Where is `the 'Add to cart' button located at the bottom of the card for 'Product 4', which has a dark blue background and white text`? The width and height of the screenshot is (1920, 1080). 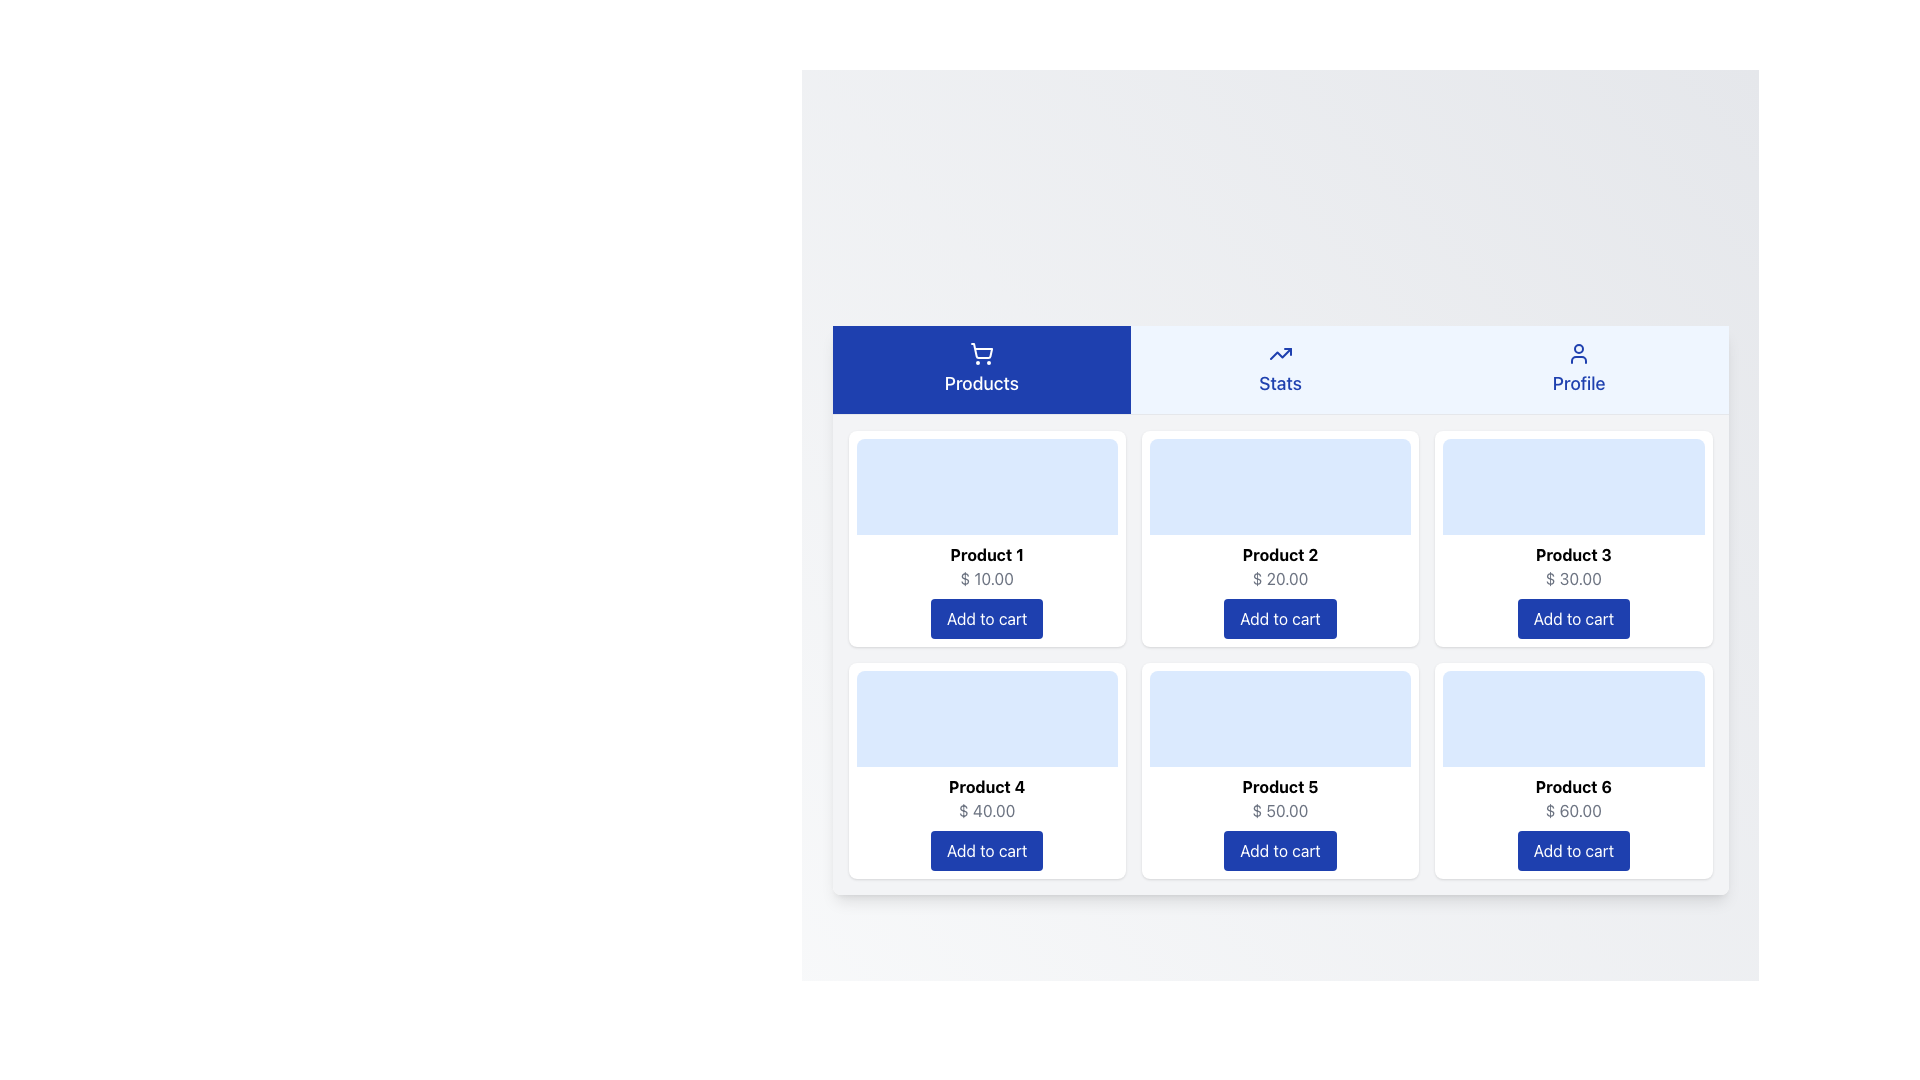 the 'Add to cart' button located at the bottom of the card for 'Product 4', which has a dark blue background and white text is located at coordinates (987, 850).